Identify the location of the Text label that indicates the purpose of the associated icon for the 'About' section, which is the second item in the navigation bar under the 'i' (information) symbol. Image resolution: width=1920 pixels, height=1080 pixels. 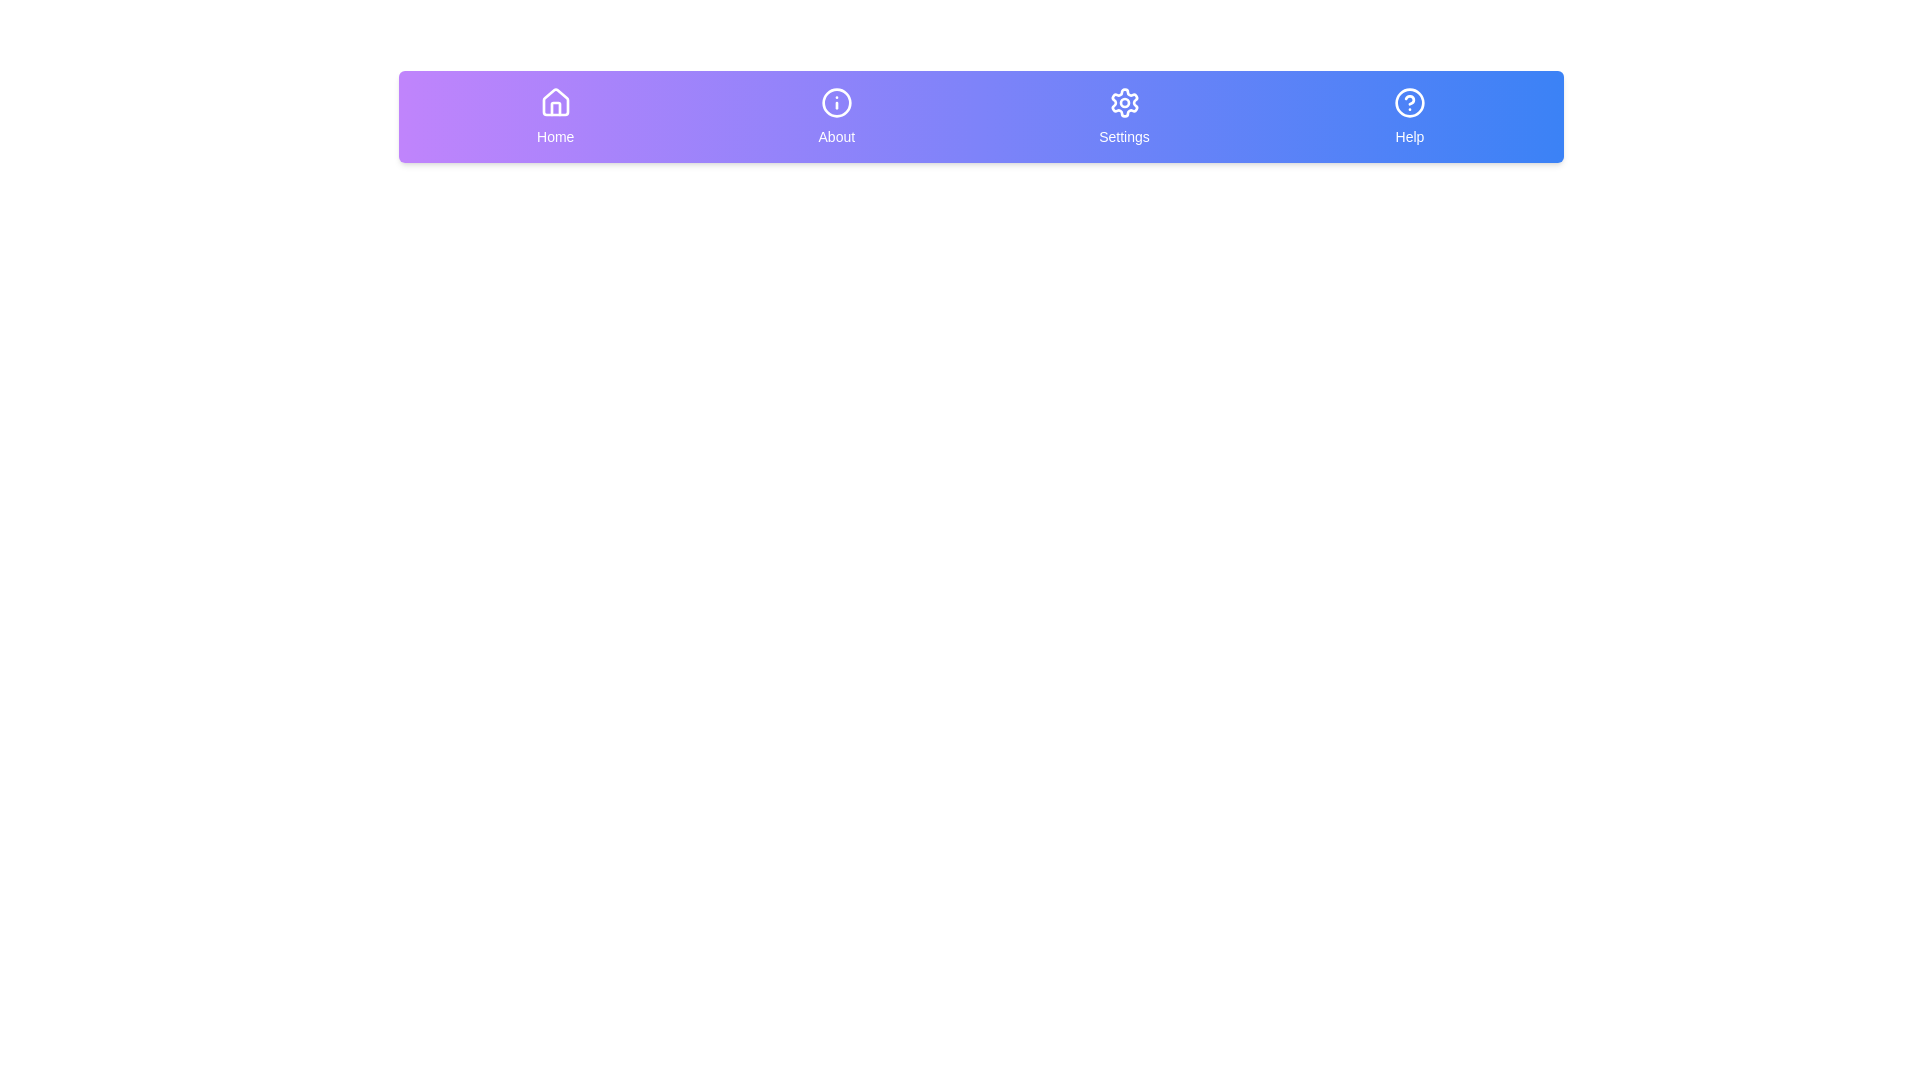
(836, 136).